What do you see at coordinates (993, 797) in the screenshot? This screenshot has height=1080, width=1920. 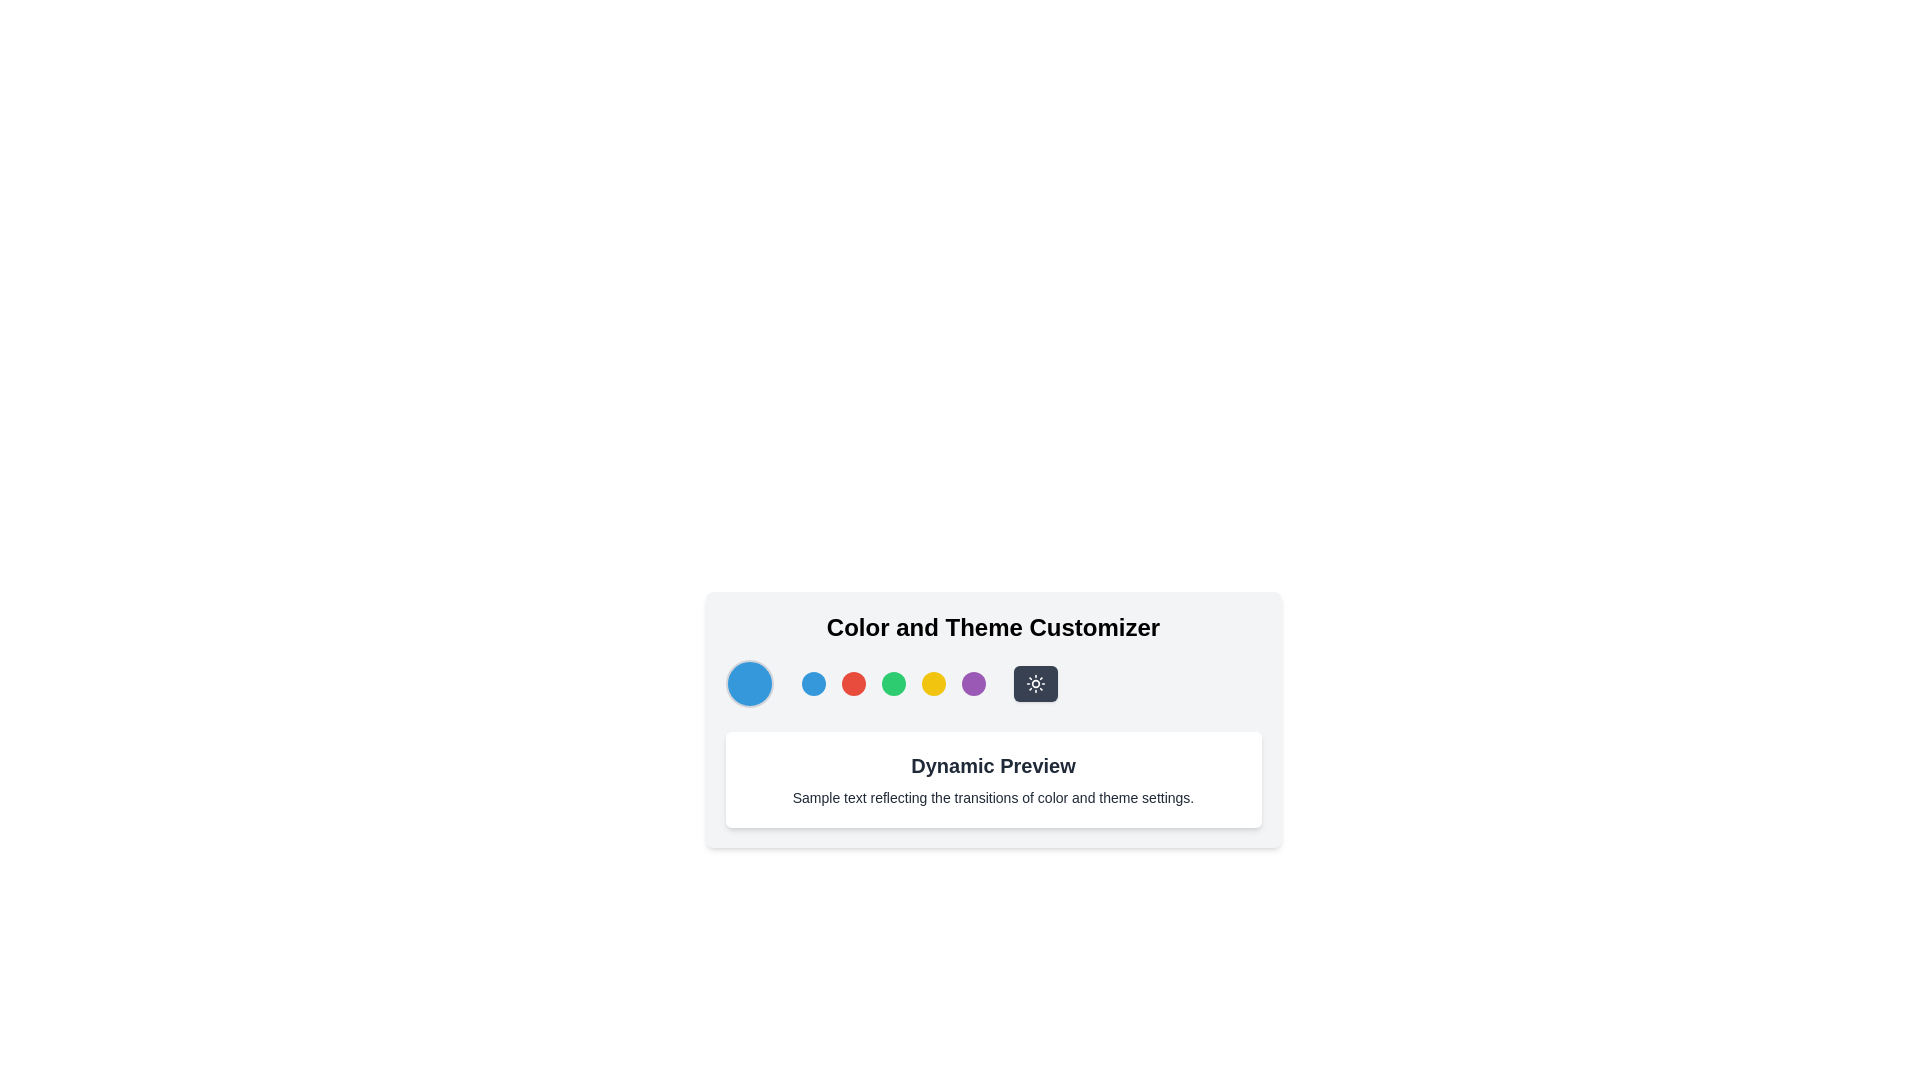 I see `the static text providing contextual information about the 'Dynamic Preview' feature, positioned beneath the 'Dynamic Preview' heading within the main white card interface` at bounding box center [993, 797].